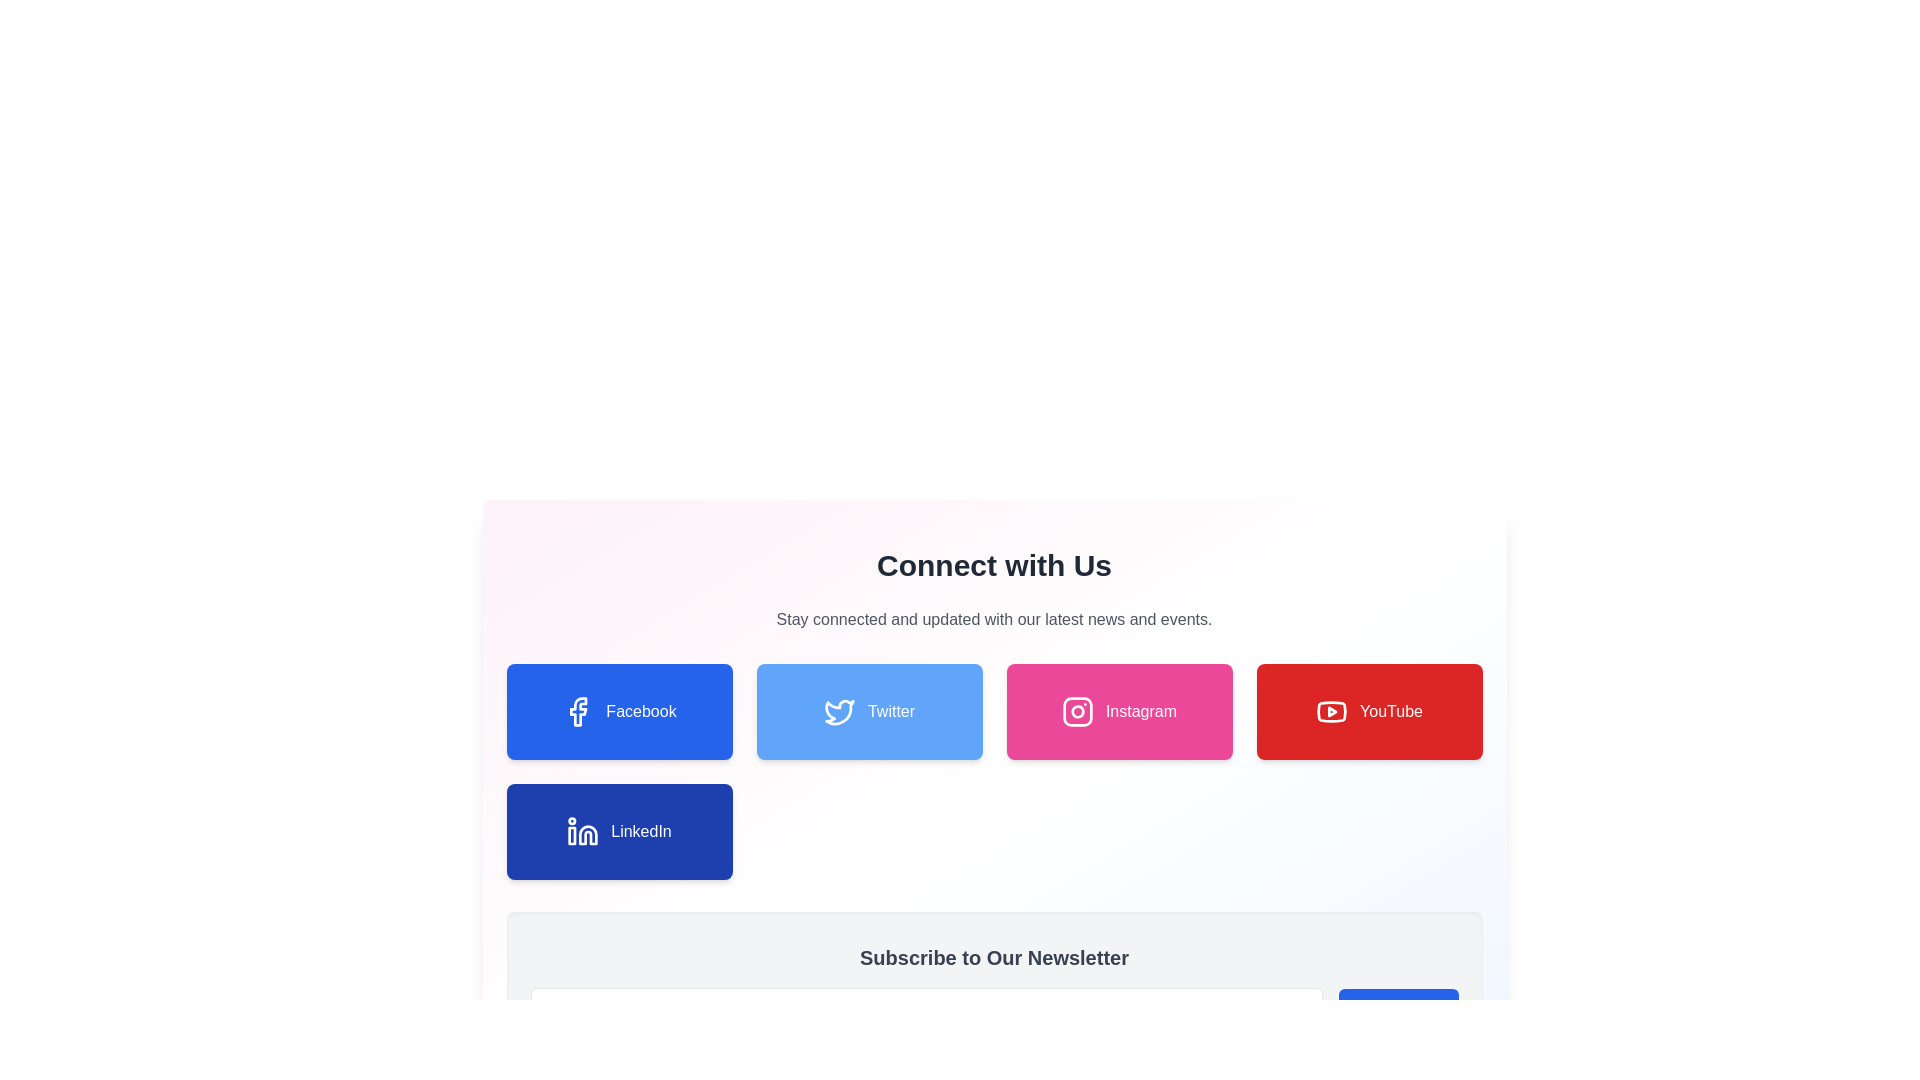 This screenshot has width=1920, height=1080. I want to click on the red 'YouTube' button with white text and a play button icon, located to the right of the 'Instagram' button, so click(1368, 711).